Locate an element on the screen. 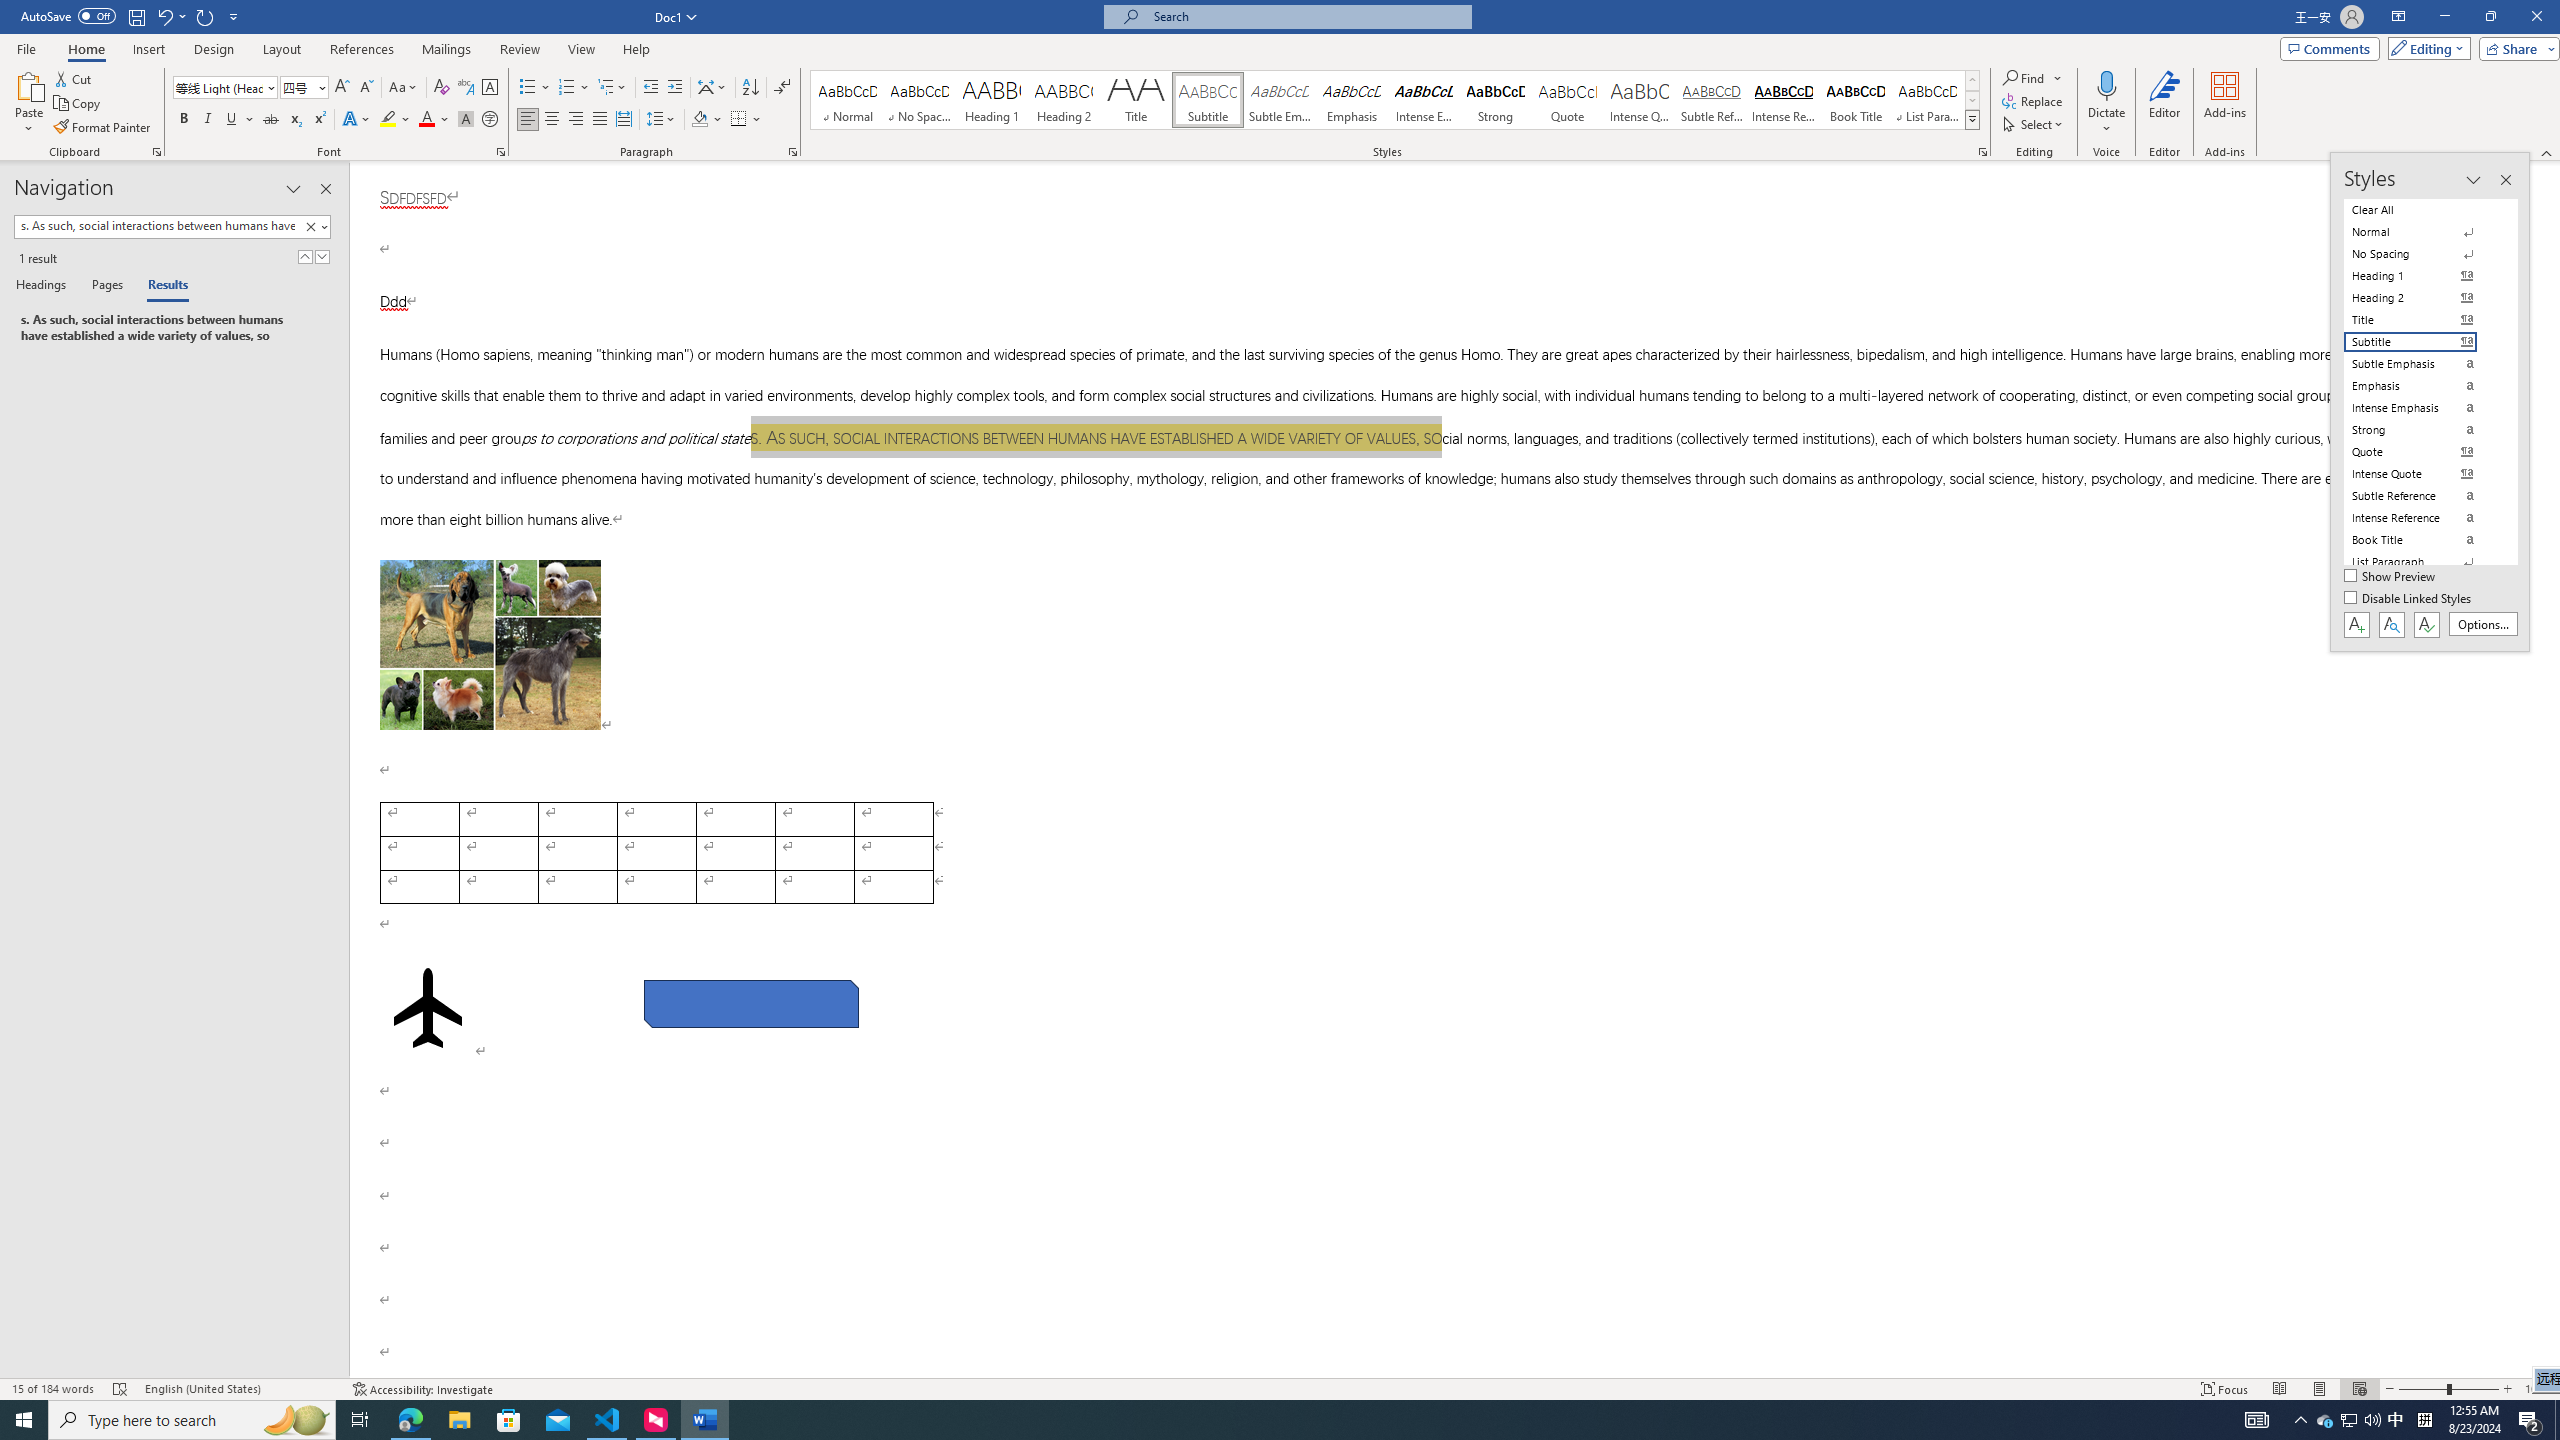 The image size is (2560, 1440). 'AutoSave' is located at coordinates (69, 15).